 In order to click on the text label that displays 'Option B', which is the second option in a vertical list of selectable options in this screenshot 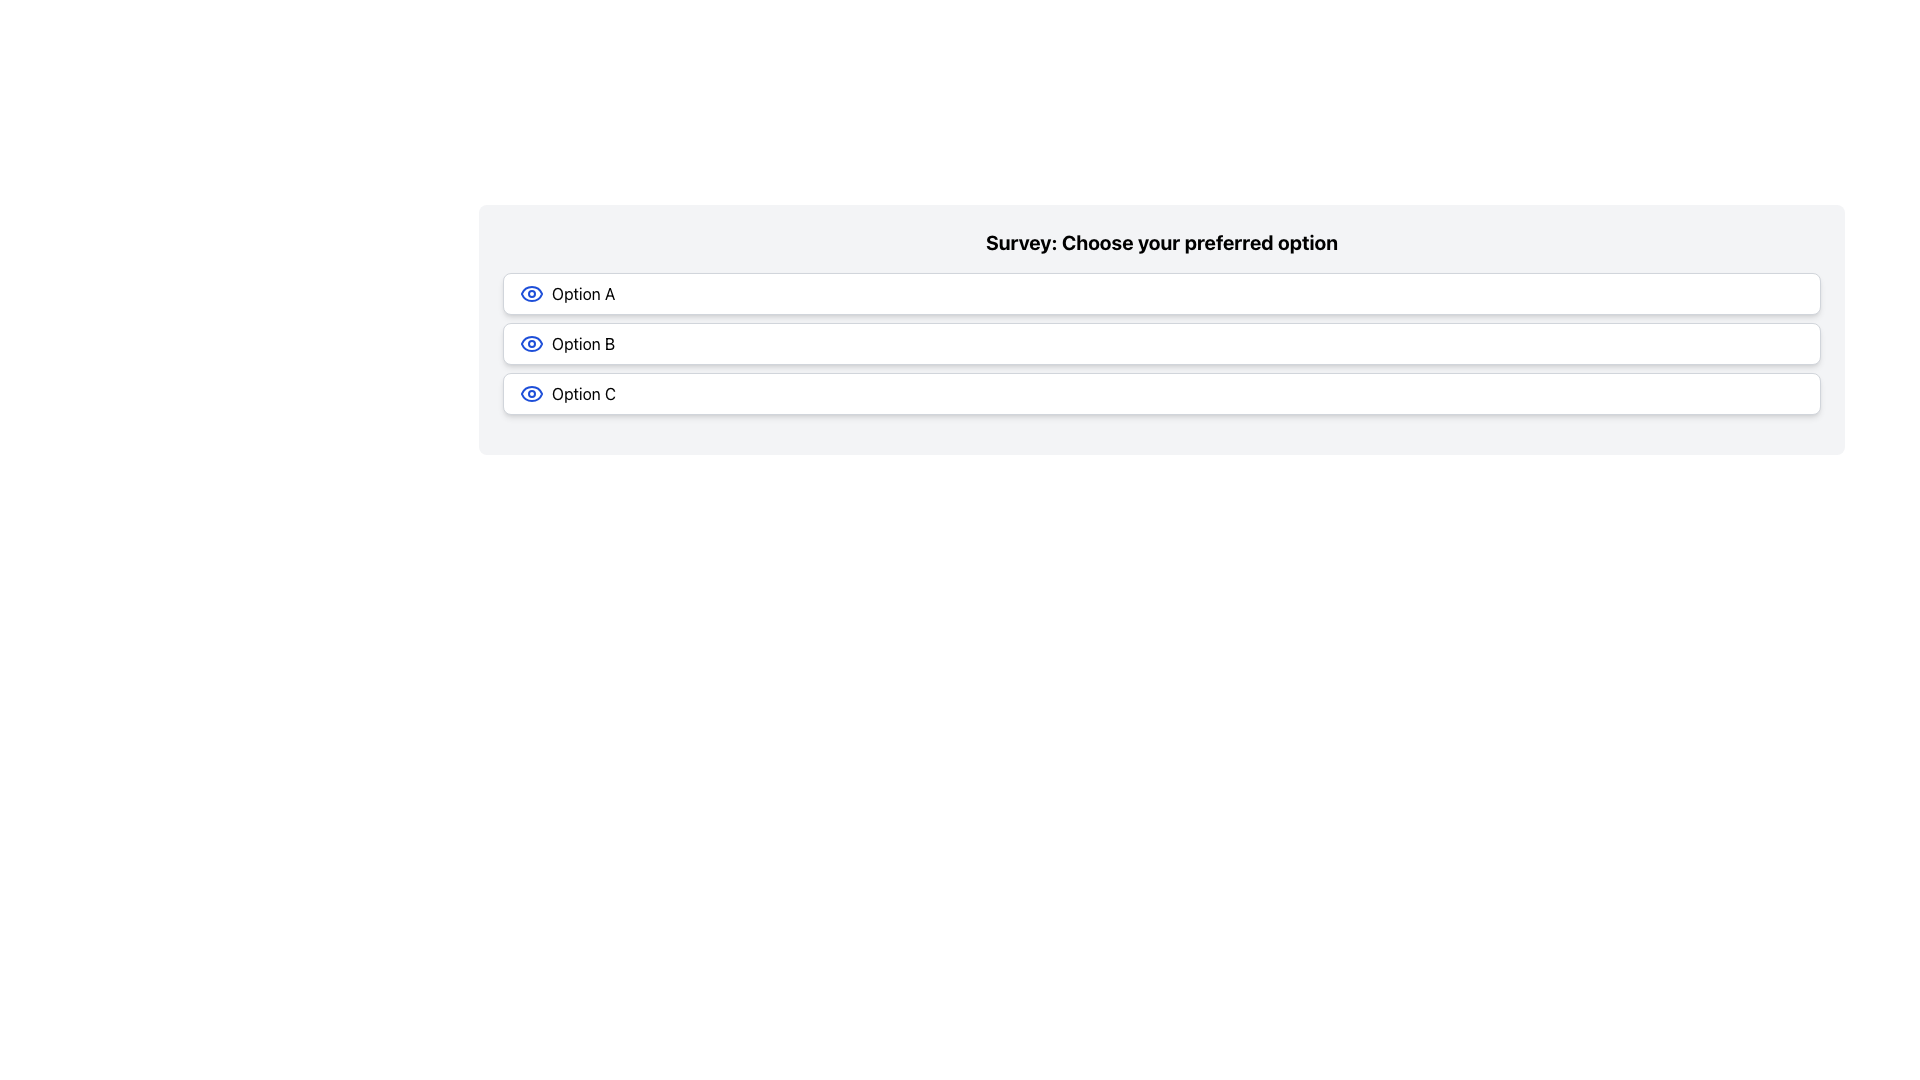, I will do `click(582, 342)`.